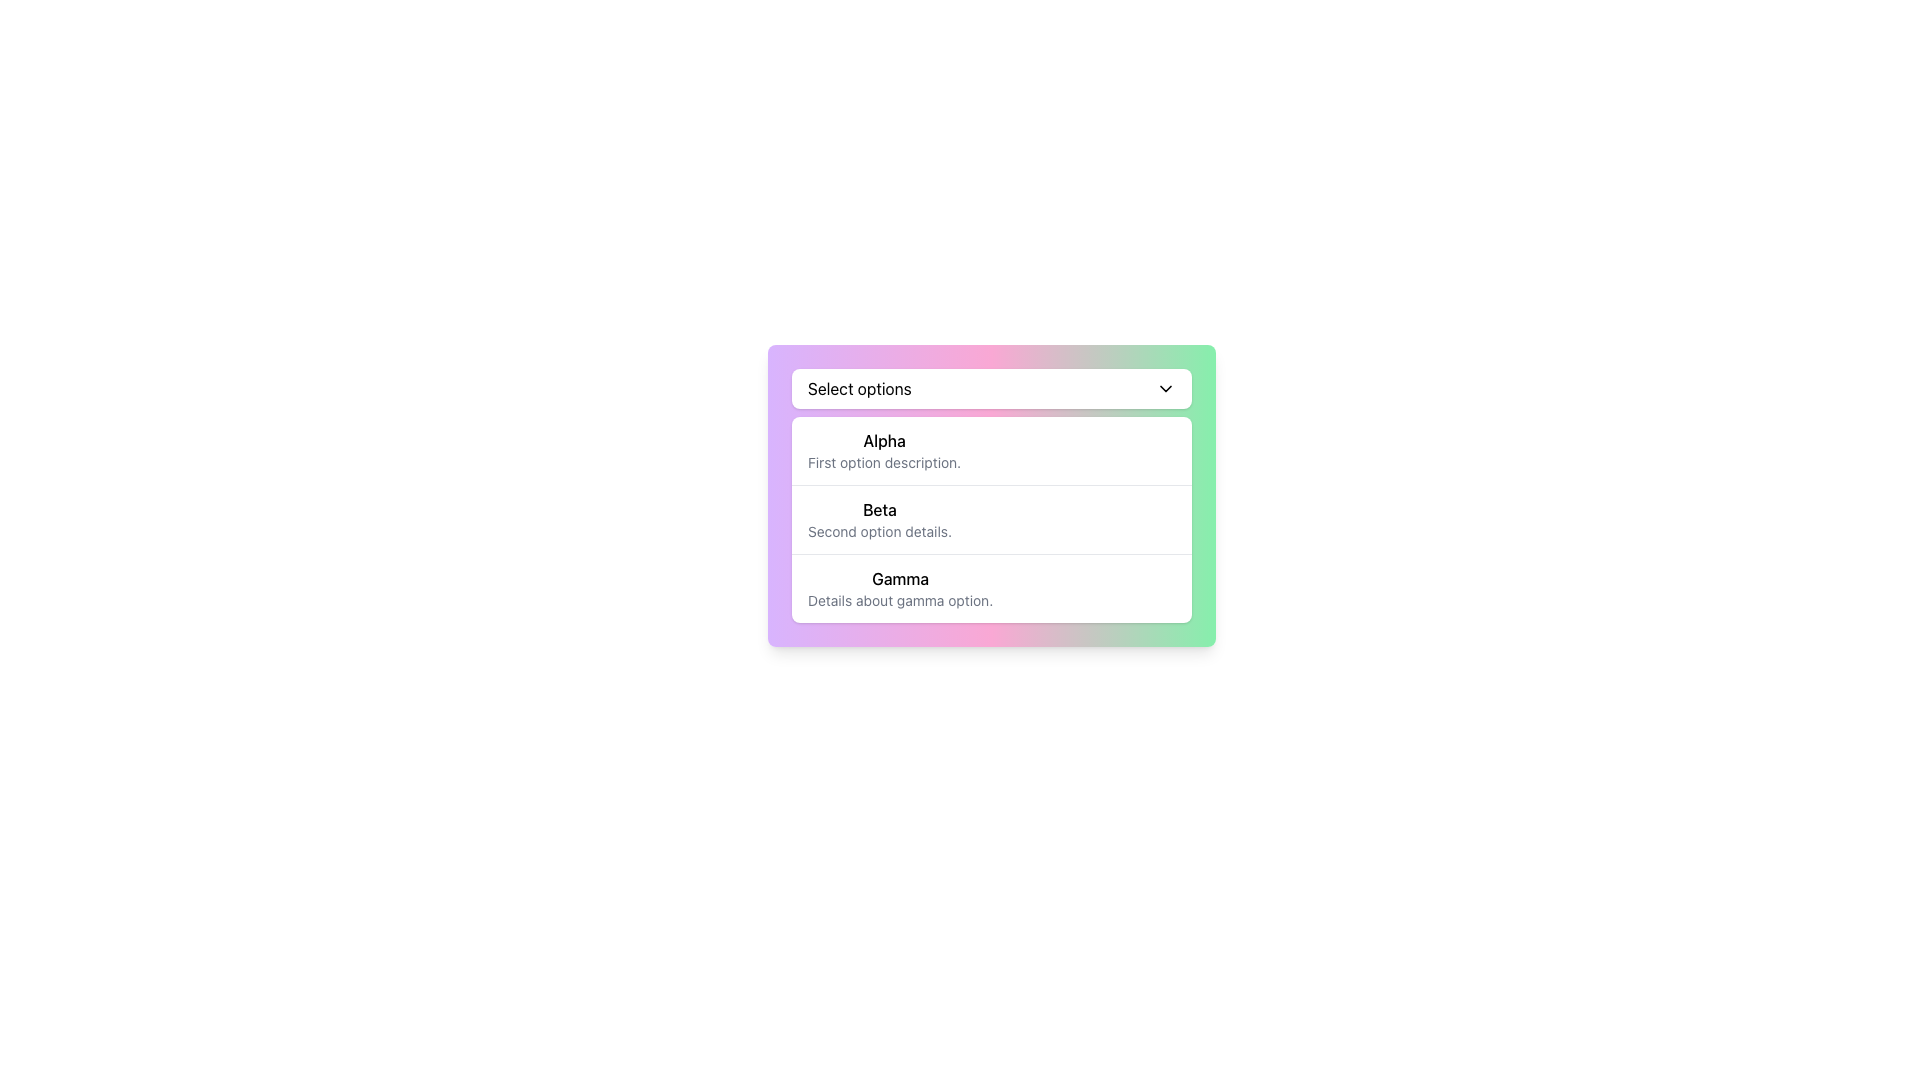 The image size is (1920, 1080). I want to click on to select the 'Beta' option from the dropdown list, which is the second entry labeled 'Beta' and provides additional details with 'Second option details.', so click(879, 519).